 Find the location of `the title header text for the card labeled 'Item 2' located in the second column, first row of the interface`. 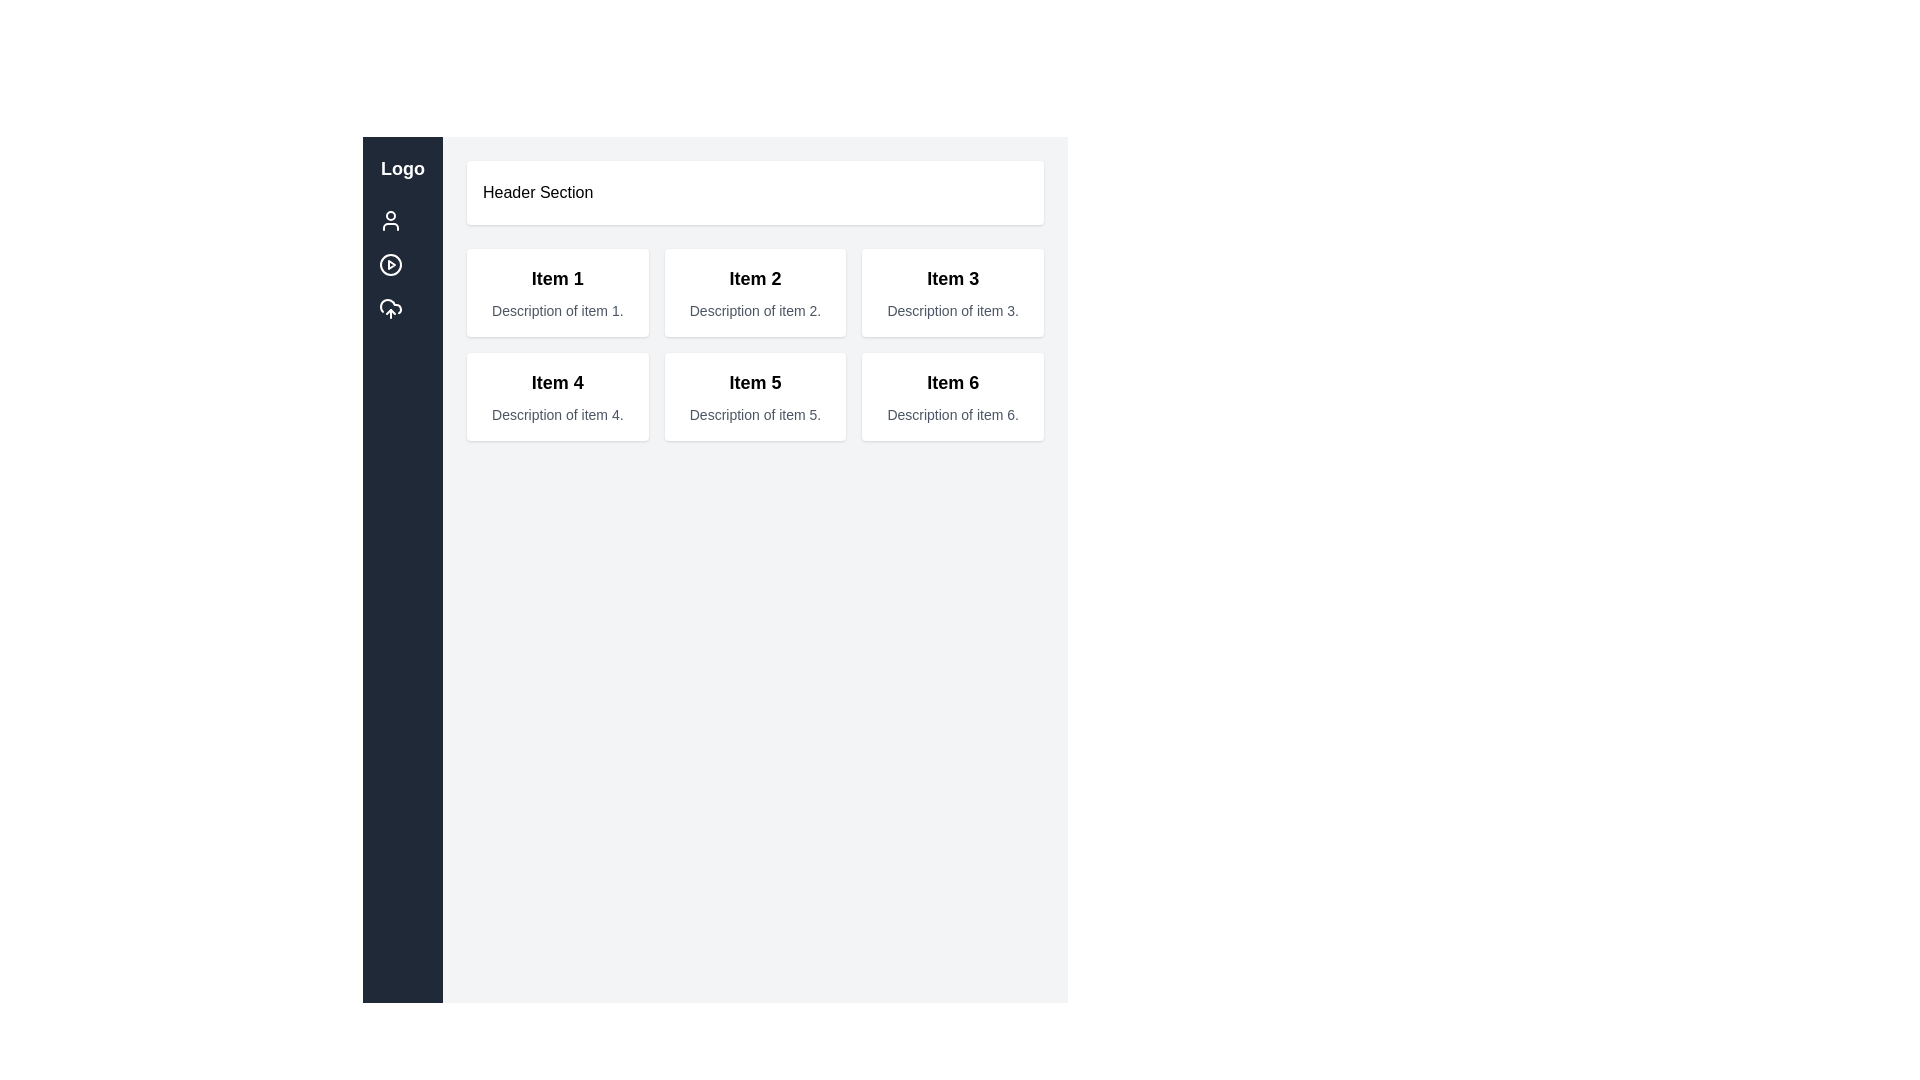

the title header text for the card labeled 'Item 2' located in the second column, first row of the interface is located at coordinates (754, 278).